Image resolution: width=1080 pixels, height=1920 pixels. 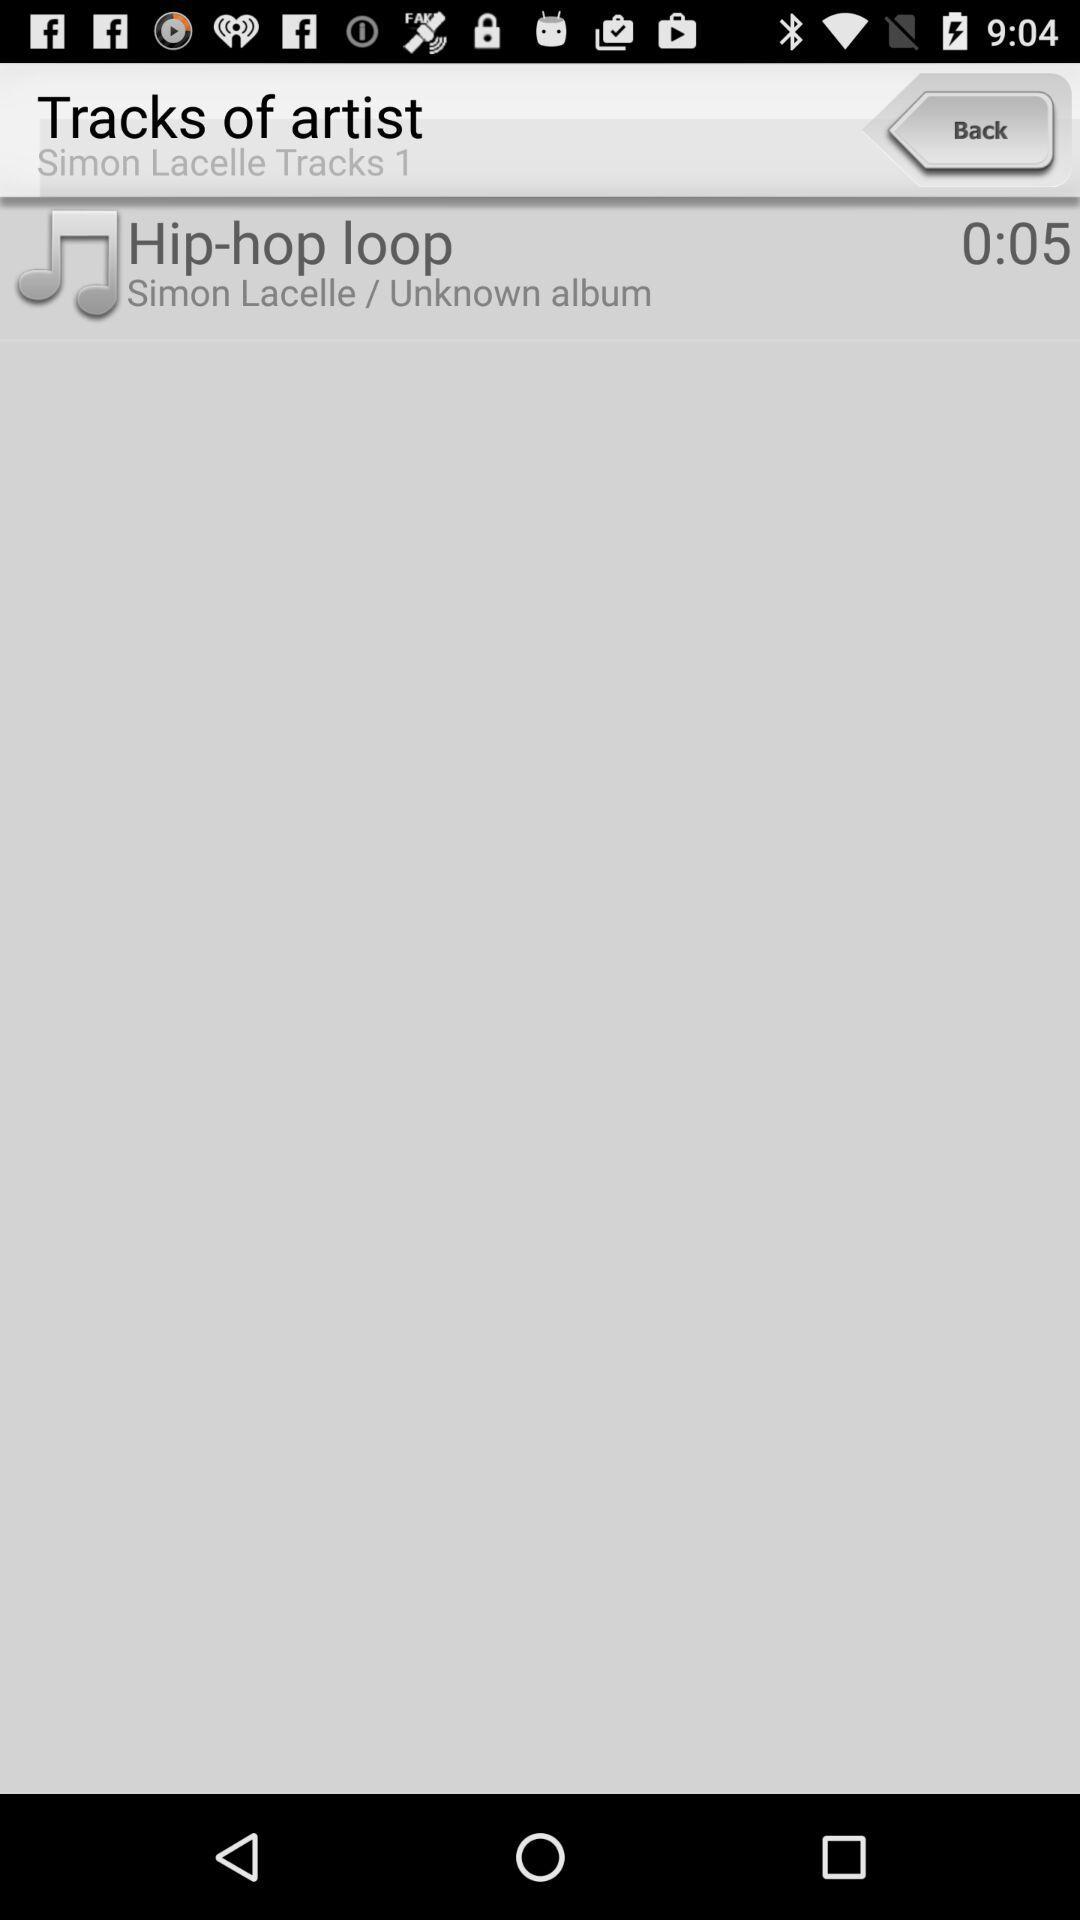 What do you see at coordinates (1016, 240) in the screenshot?
I see `item next to hip-hop loop icon` at bounding box center [1016, 240].